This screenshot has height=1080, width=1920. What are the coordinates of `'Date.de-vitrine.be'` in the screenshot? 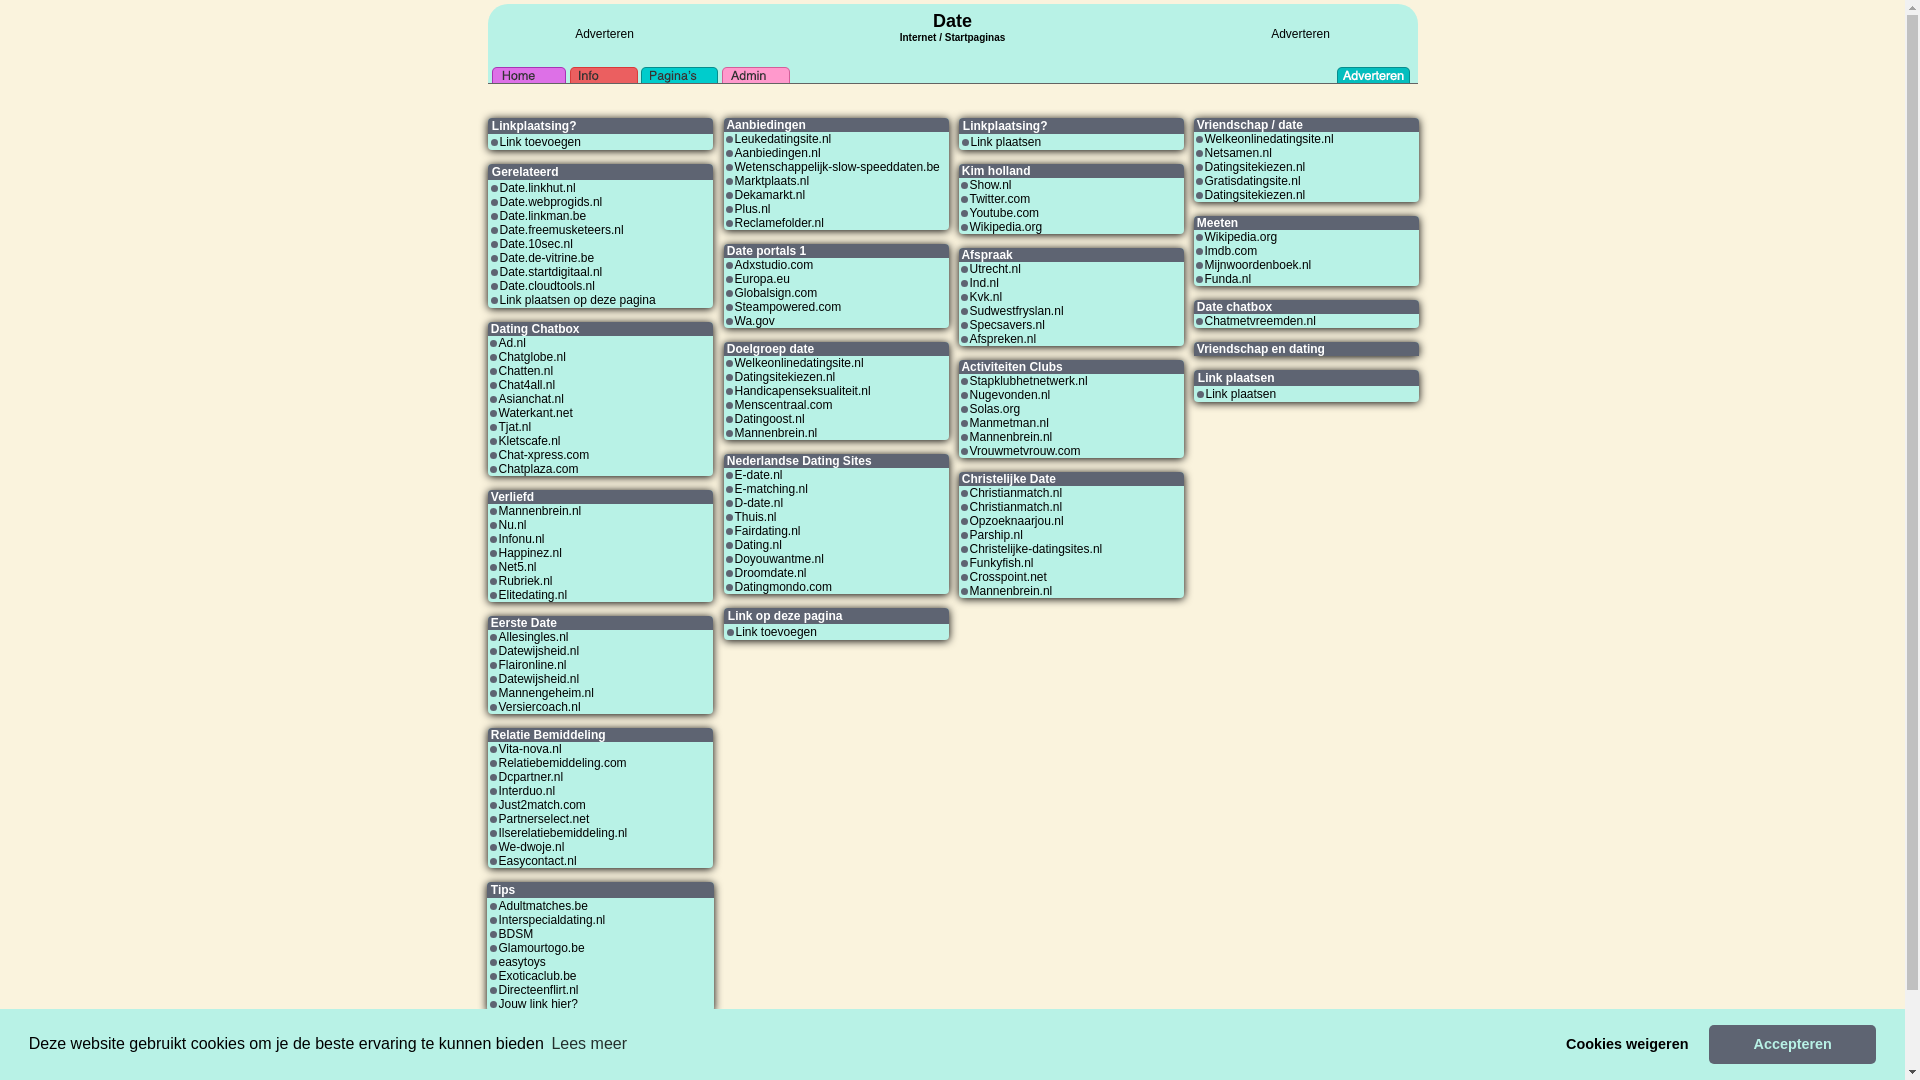 It's located at (547, 257).